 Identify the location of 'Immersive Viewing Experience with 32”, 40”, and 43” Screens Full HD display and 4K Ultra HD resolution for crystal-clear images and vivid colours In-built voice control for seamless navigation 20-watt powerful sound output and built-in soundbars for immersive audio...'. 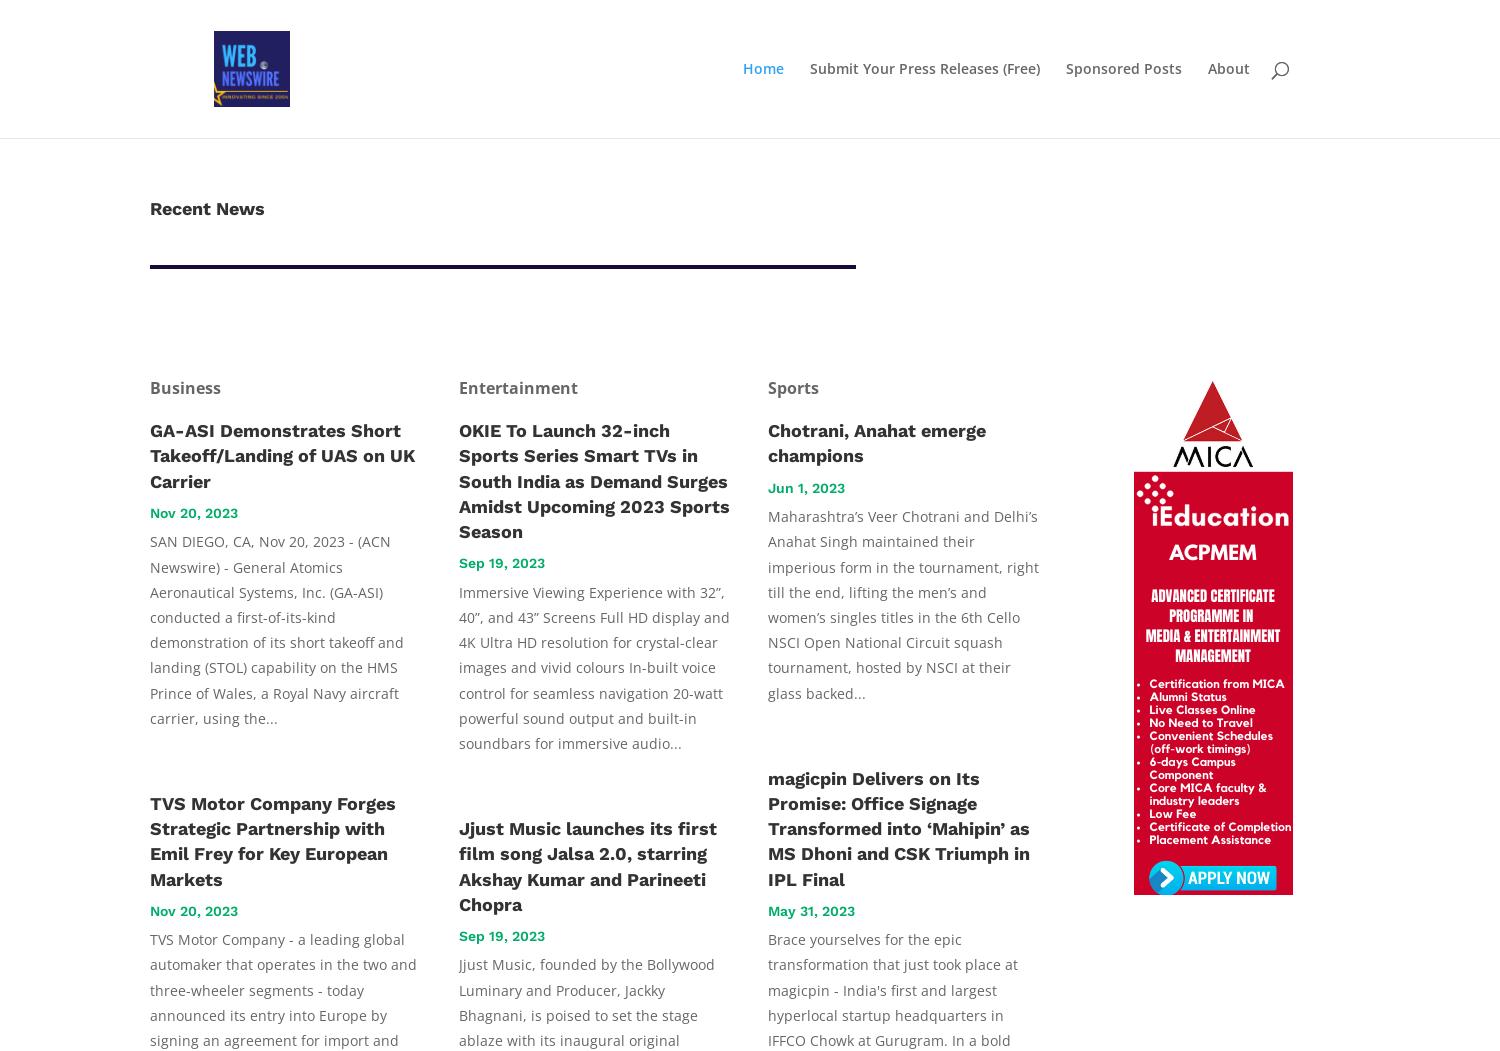
(458, 666).